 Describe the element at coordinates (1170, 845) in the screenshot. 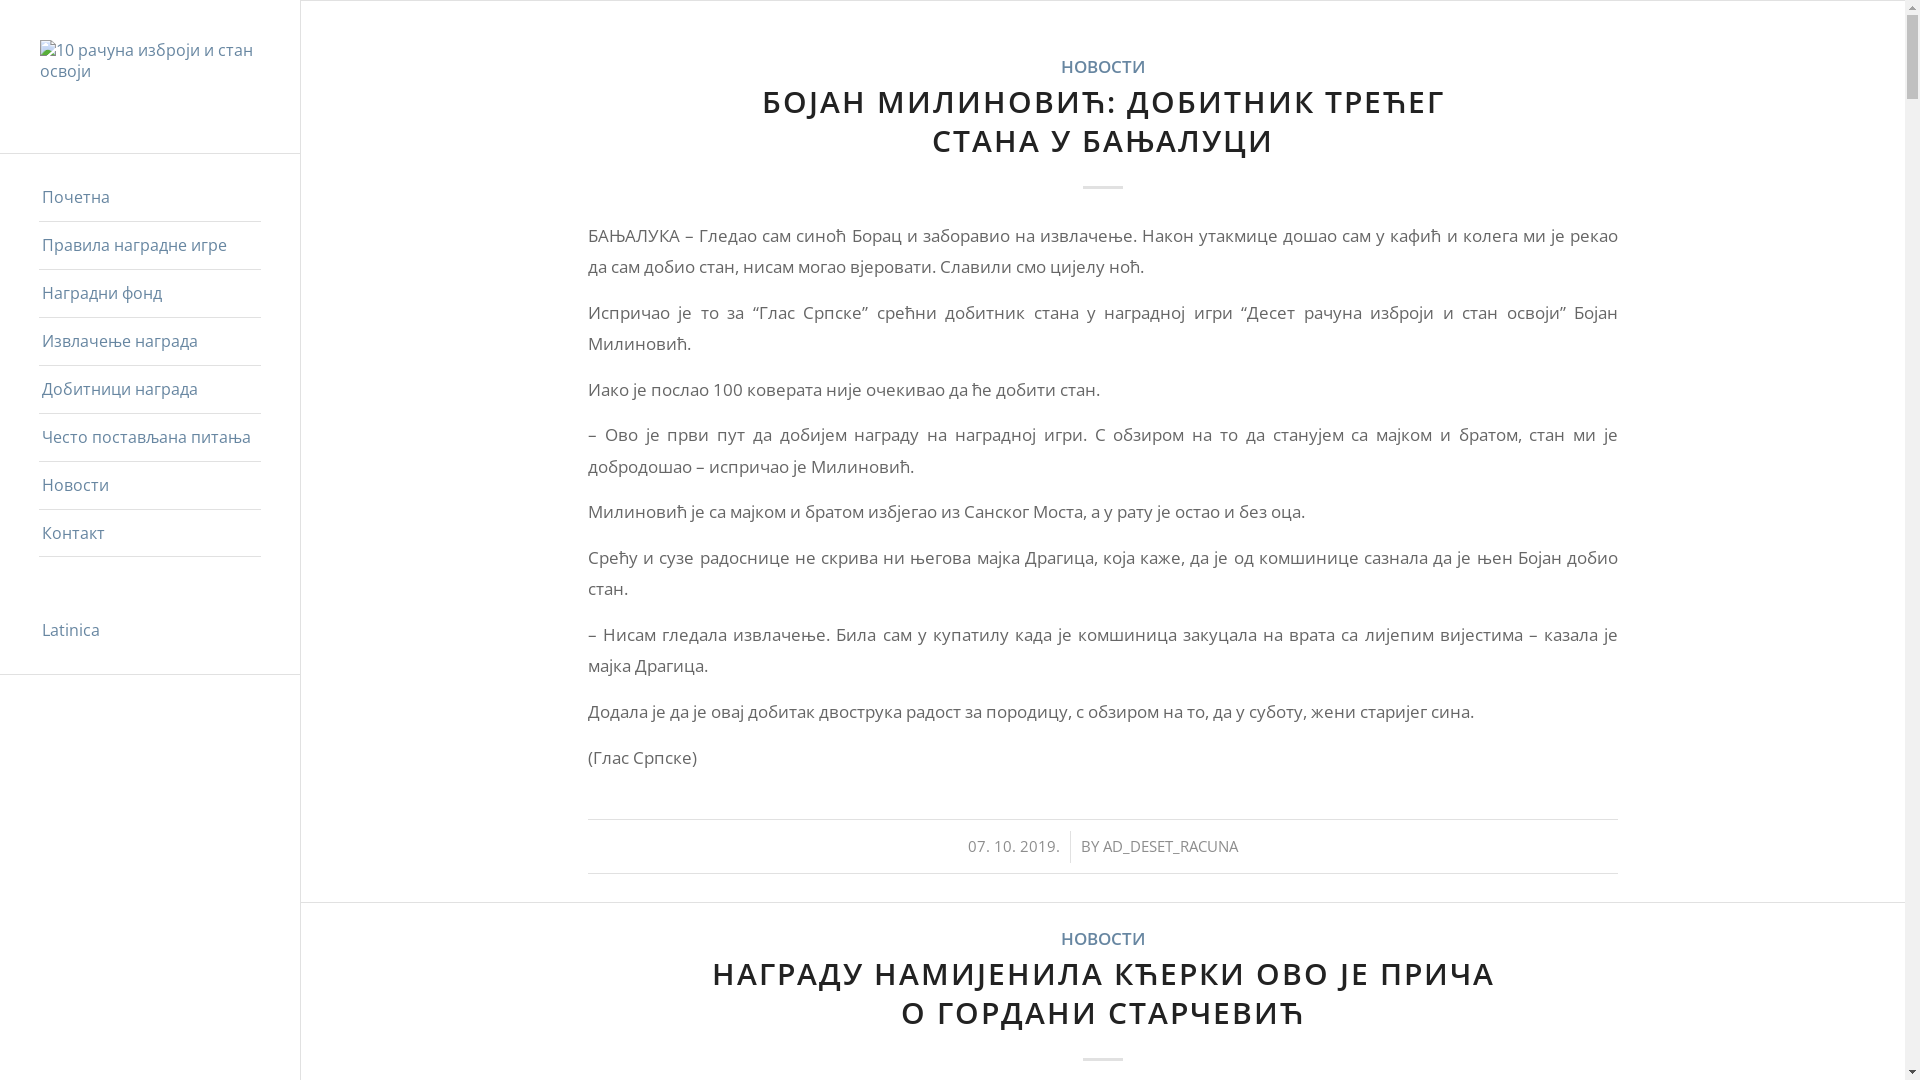

I see `'AD_DESET_RACUNA'` at that location.